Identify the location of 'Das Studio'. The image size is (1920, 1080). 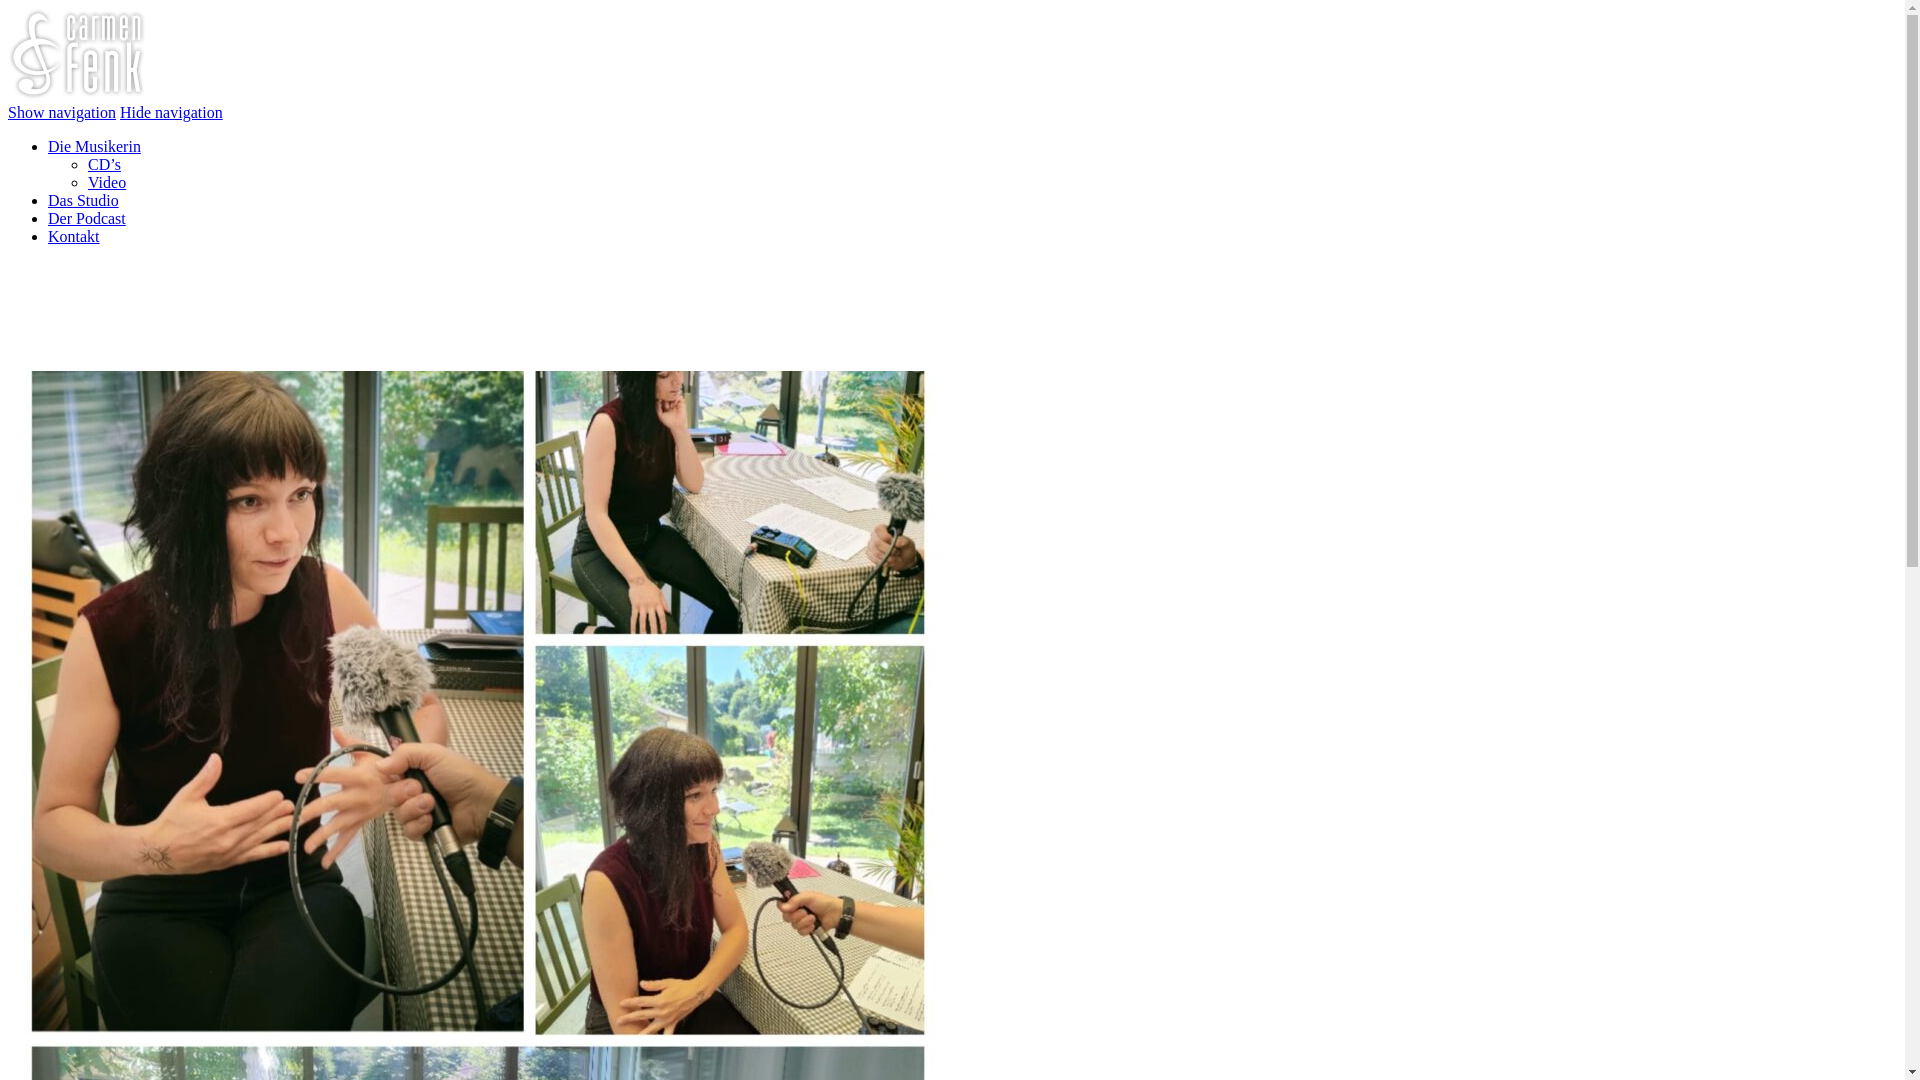
(82, 200).